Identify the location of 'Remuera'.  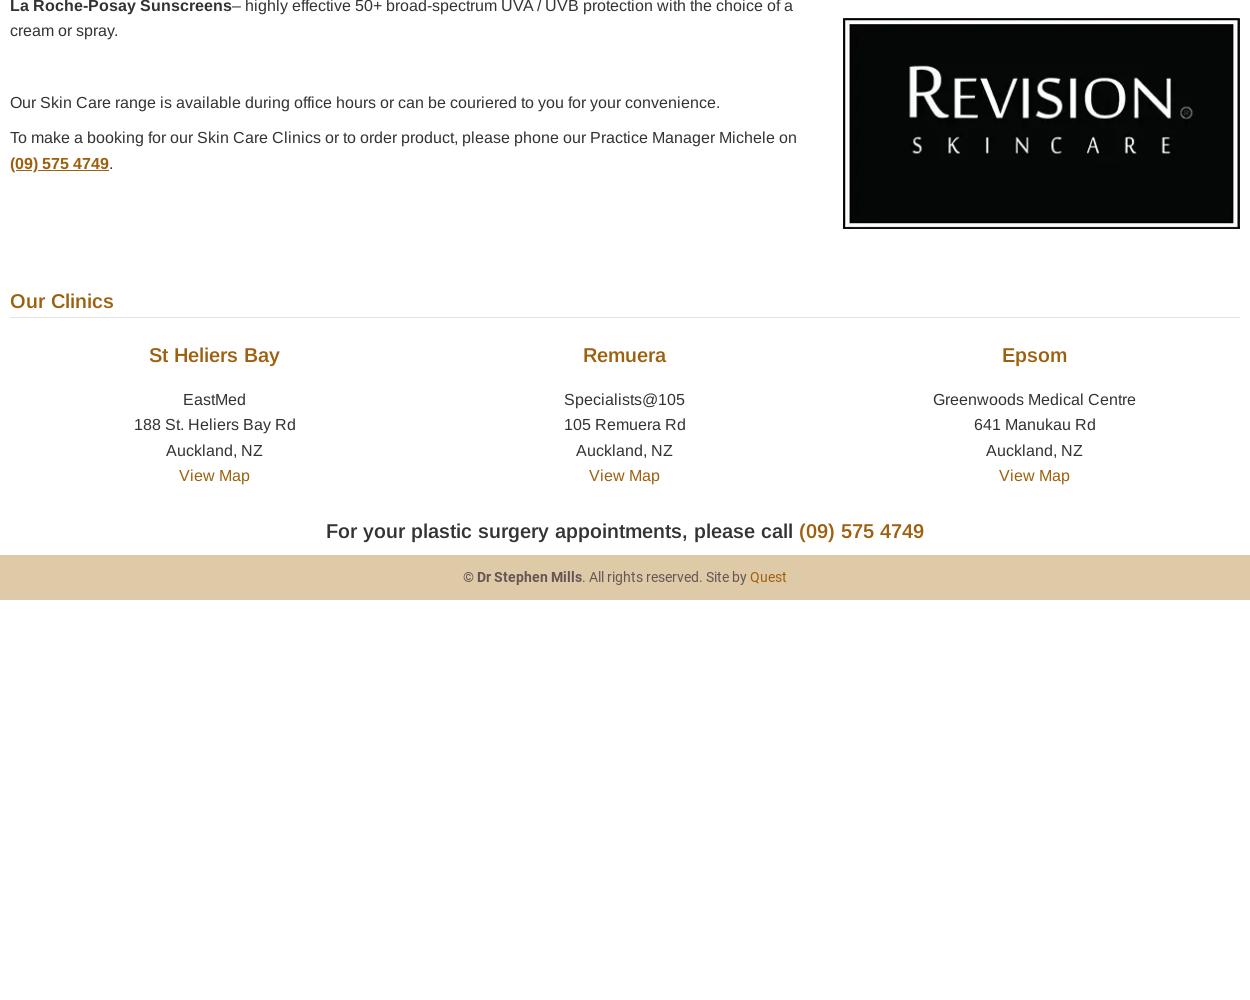
(623, 353).